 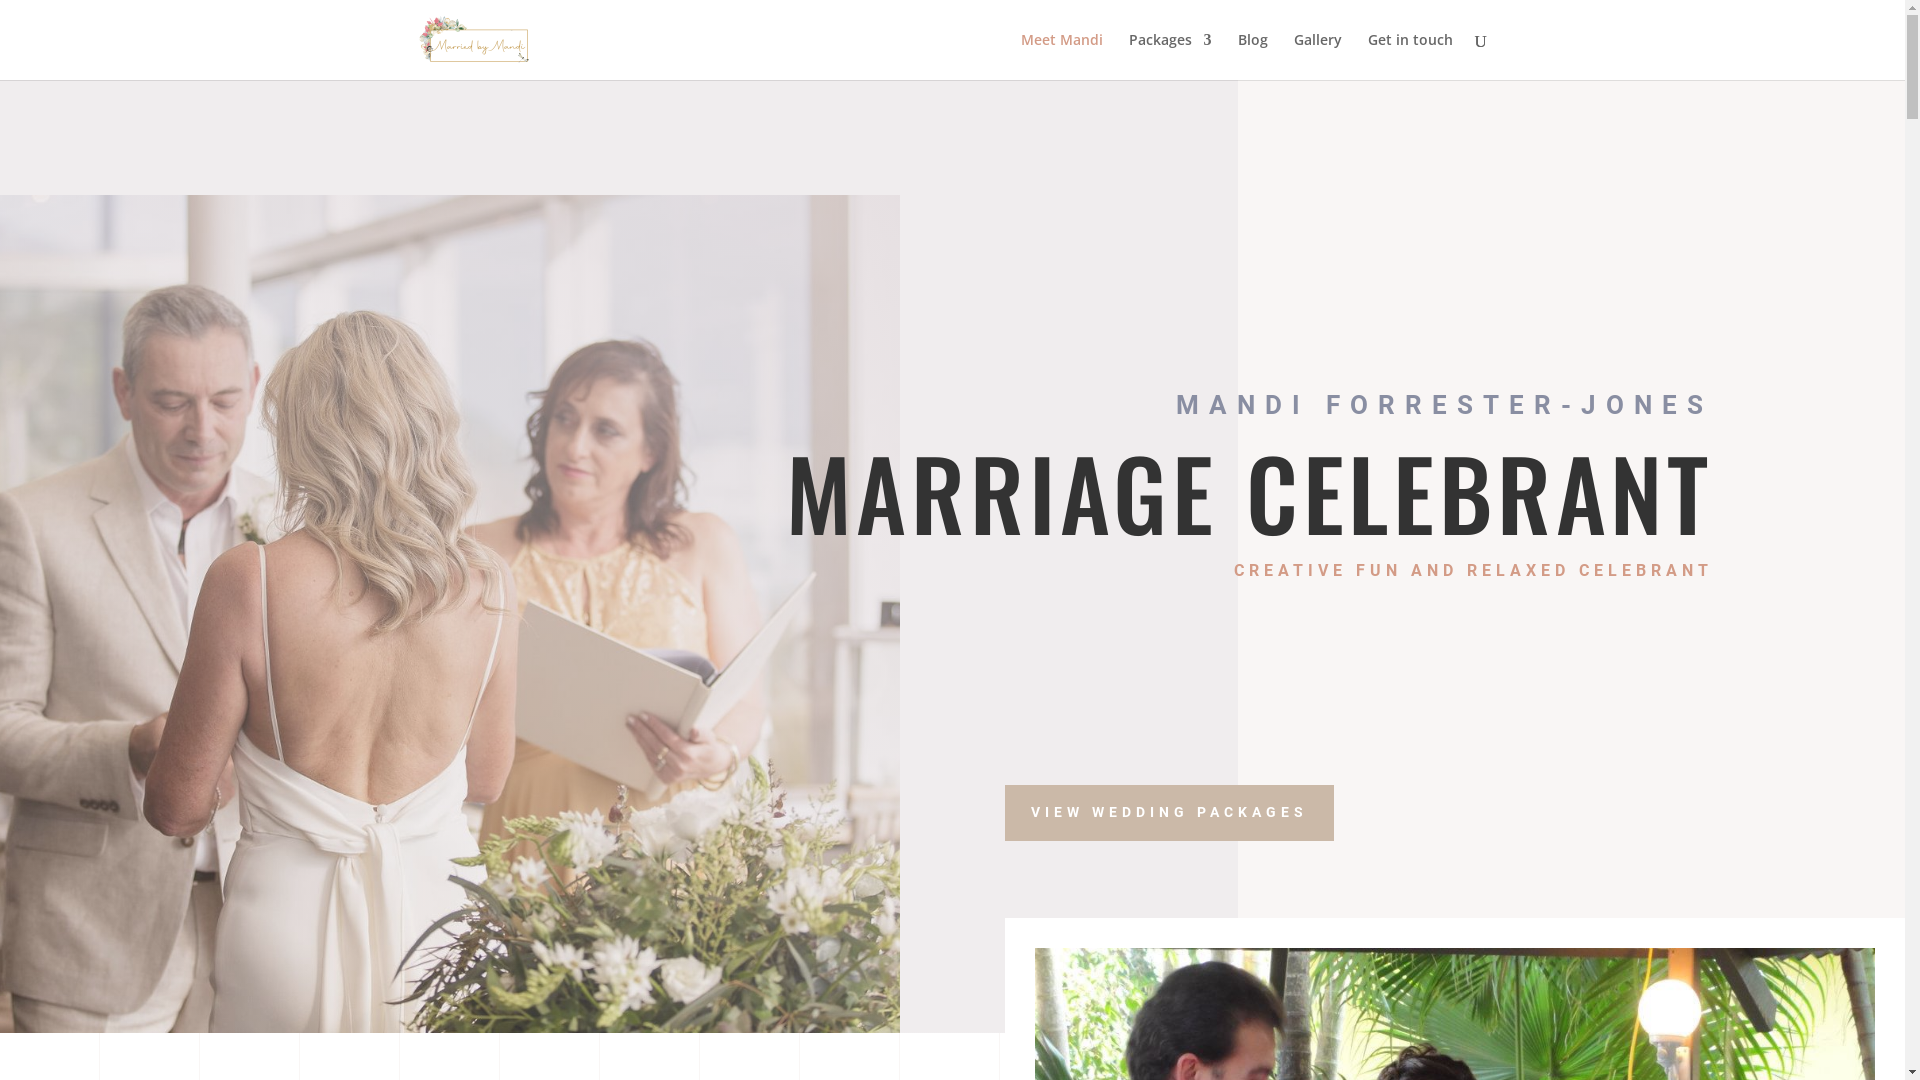 What do you see at coordinates (1169, 813) in the screenshot?
I see `'VIEW WEDDING PACKAGES'` at bounding box center [1169, 813].